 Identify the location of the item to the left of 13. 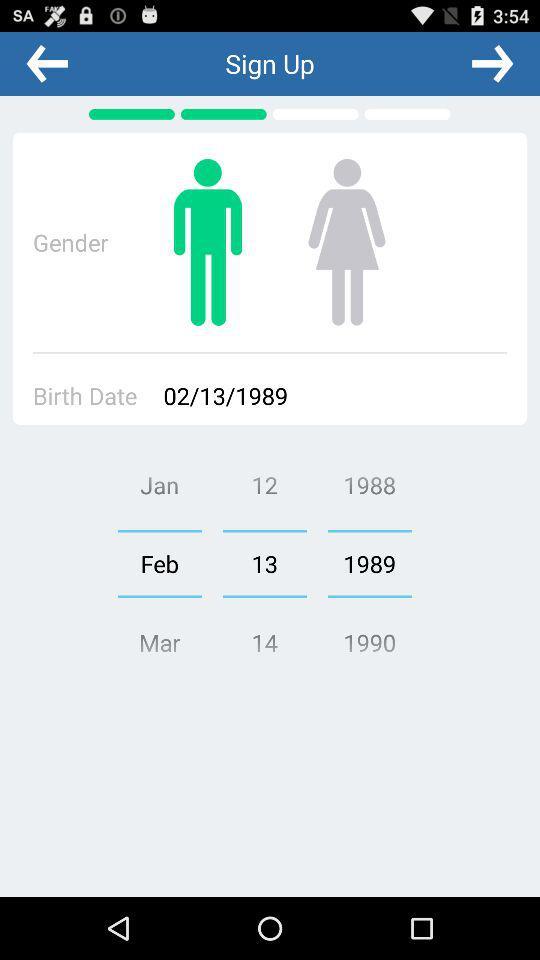
(158, 563).